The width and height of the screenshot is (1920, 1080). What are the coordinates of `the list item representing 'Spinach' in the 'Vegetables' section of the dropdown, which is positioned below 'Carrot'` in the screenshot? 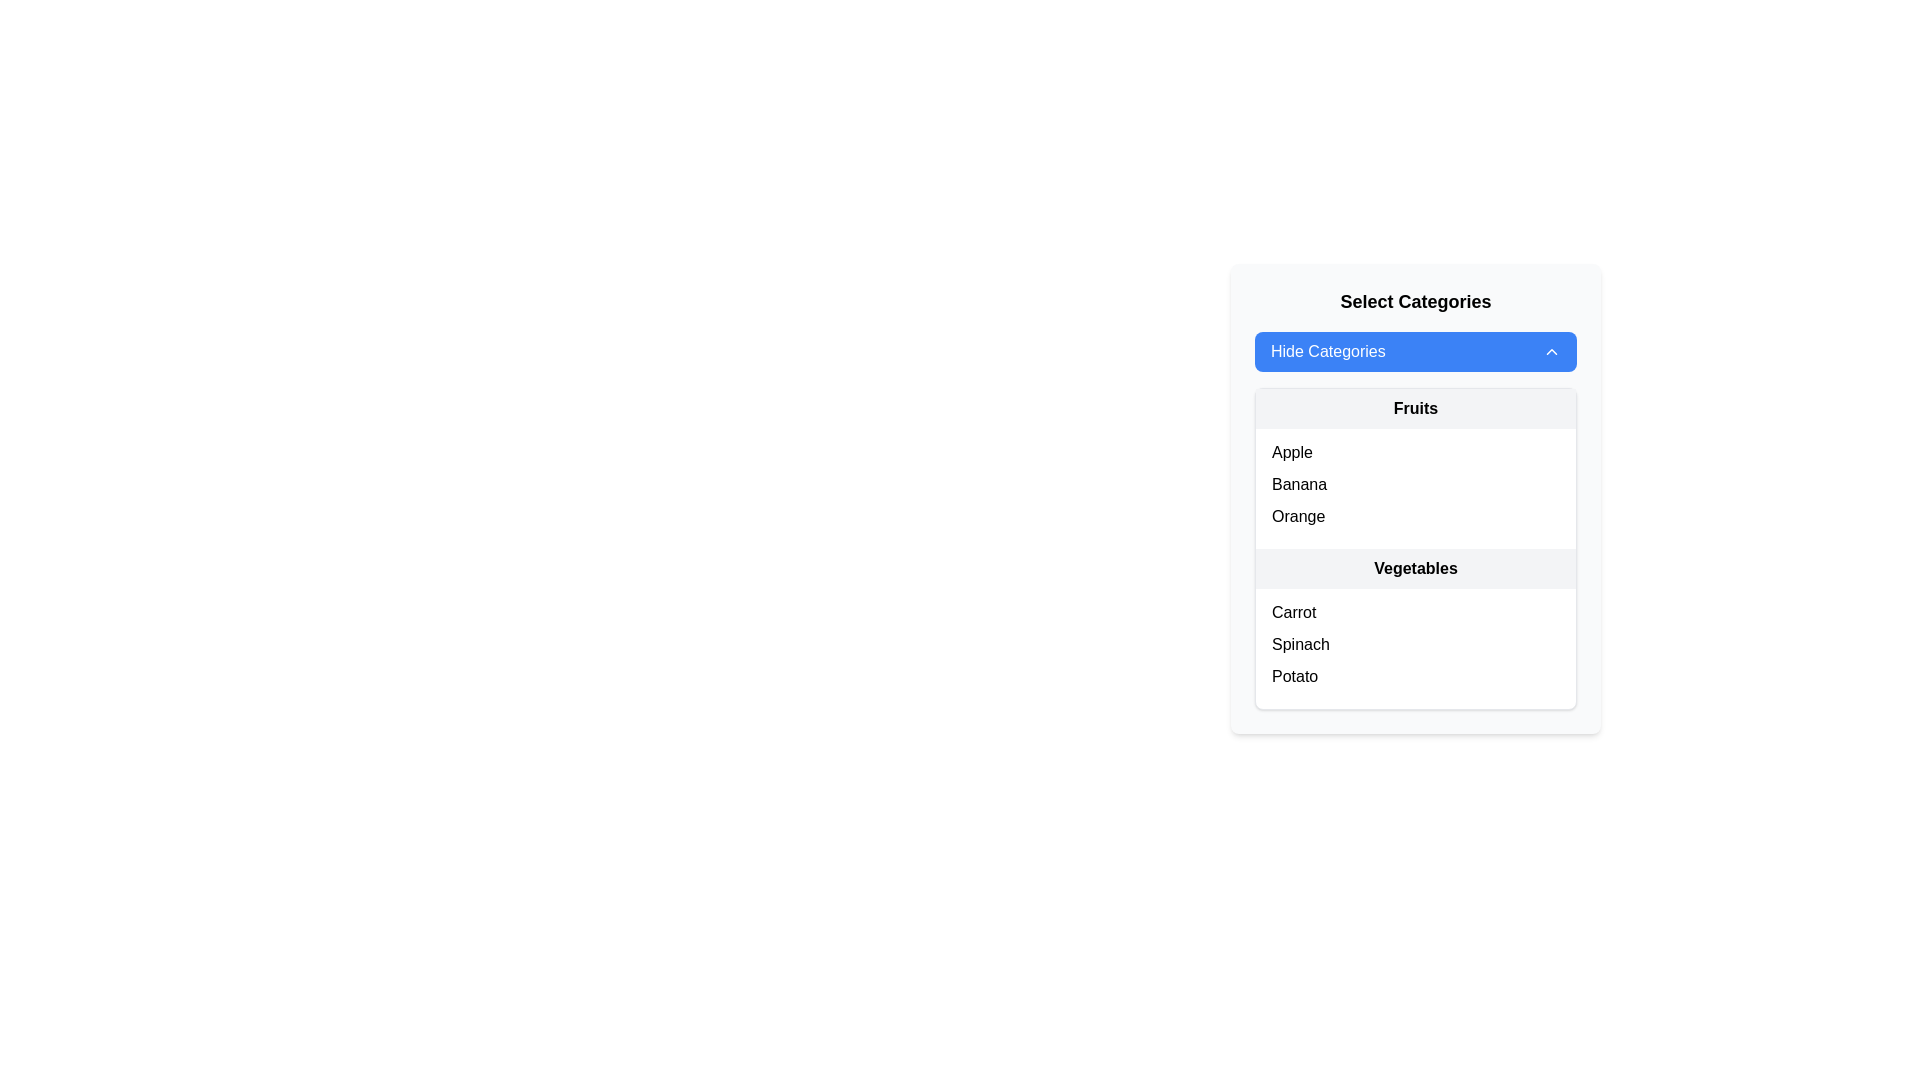 It's located at (1415, 644).